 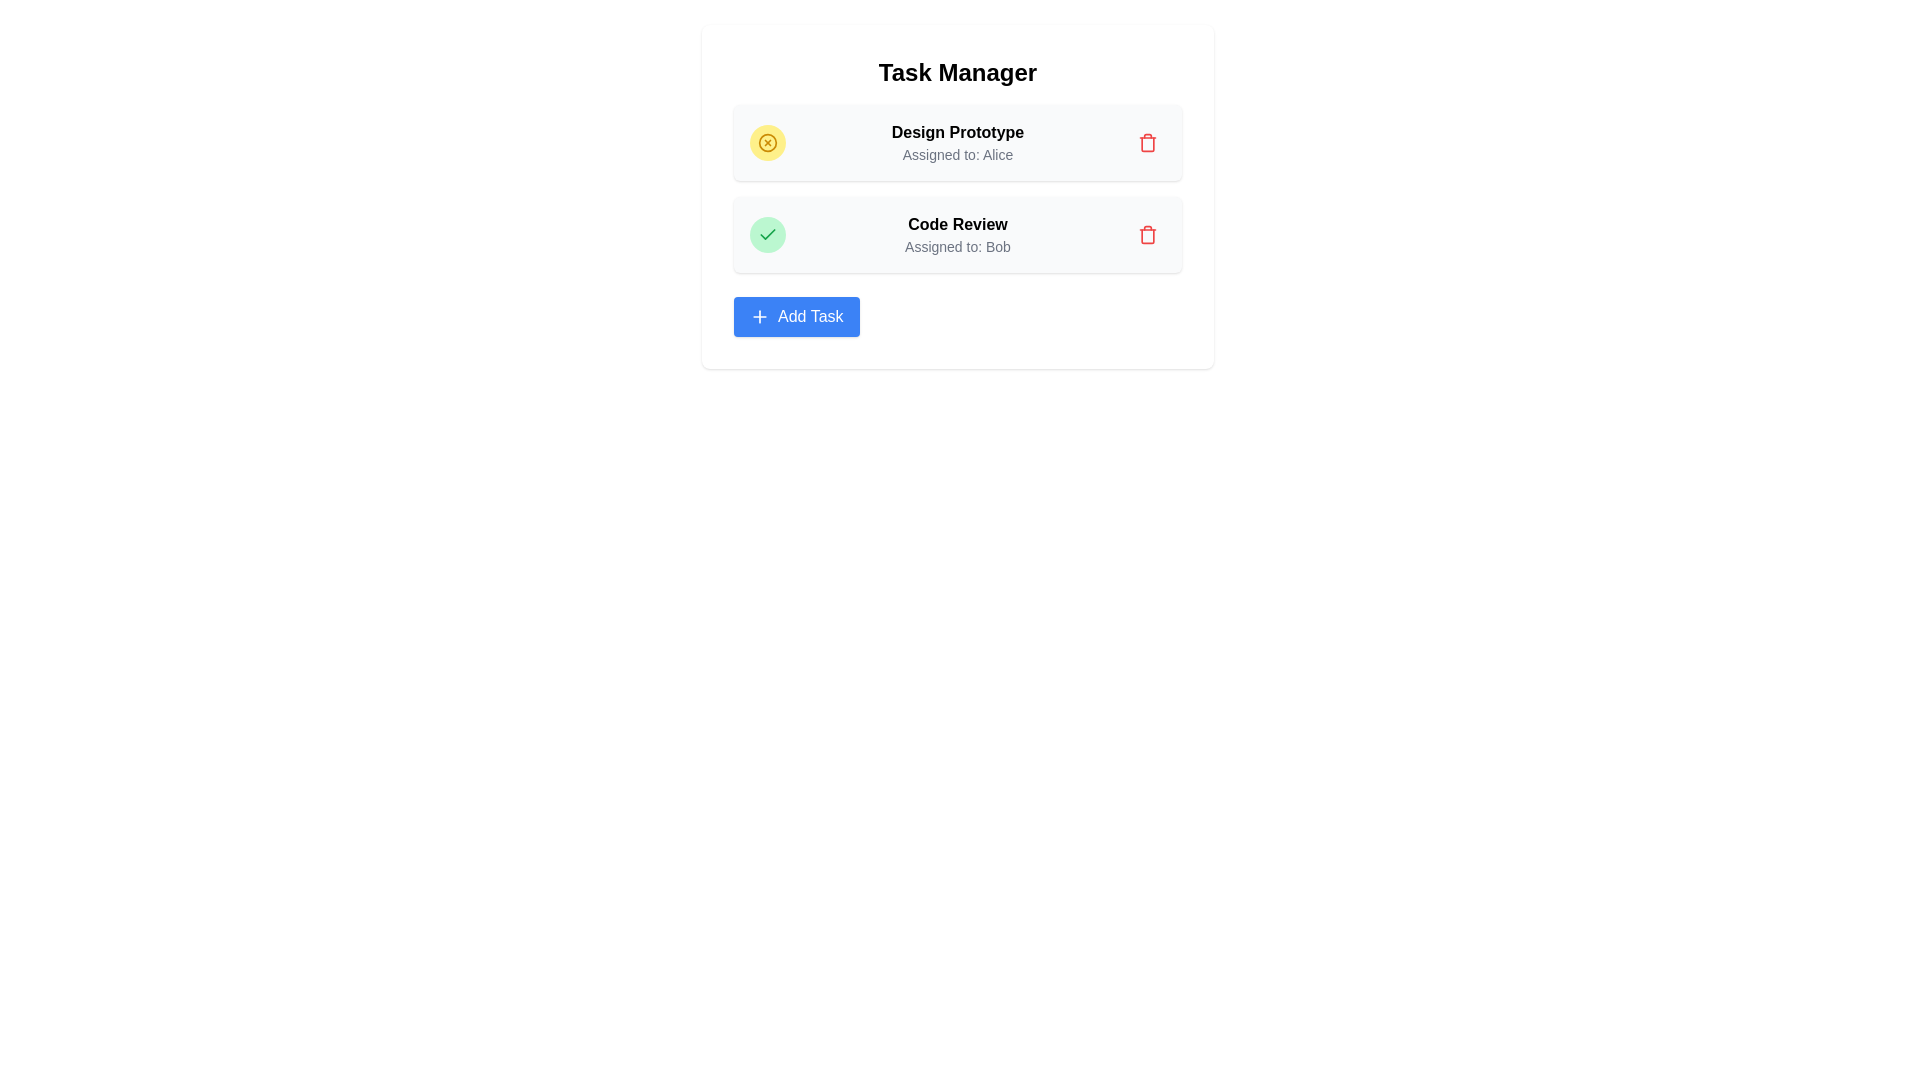 I want to click on the delete button associated with the 'Design Prototype' task, so click(x=1147, y=234).